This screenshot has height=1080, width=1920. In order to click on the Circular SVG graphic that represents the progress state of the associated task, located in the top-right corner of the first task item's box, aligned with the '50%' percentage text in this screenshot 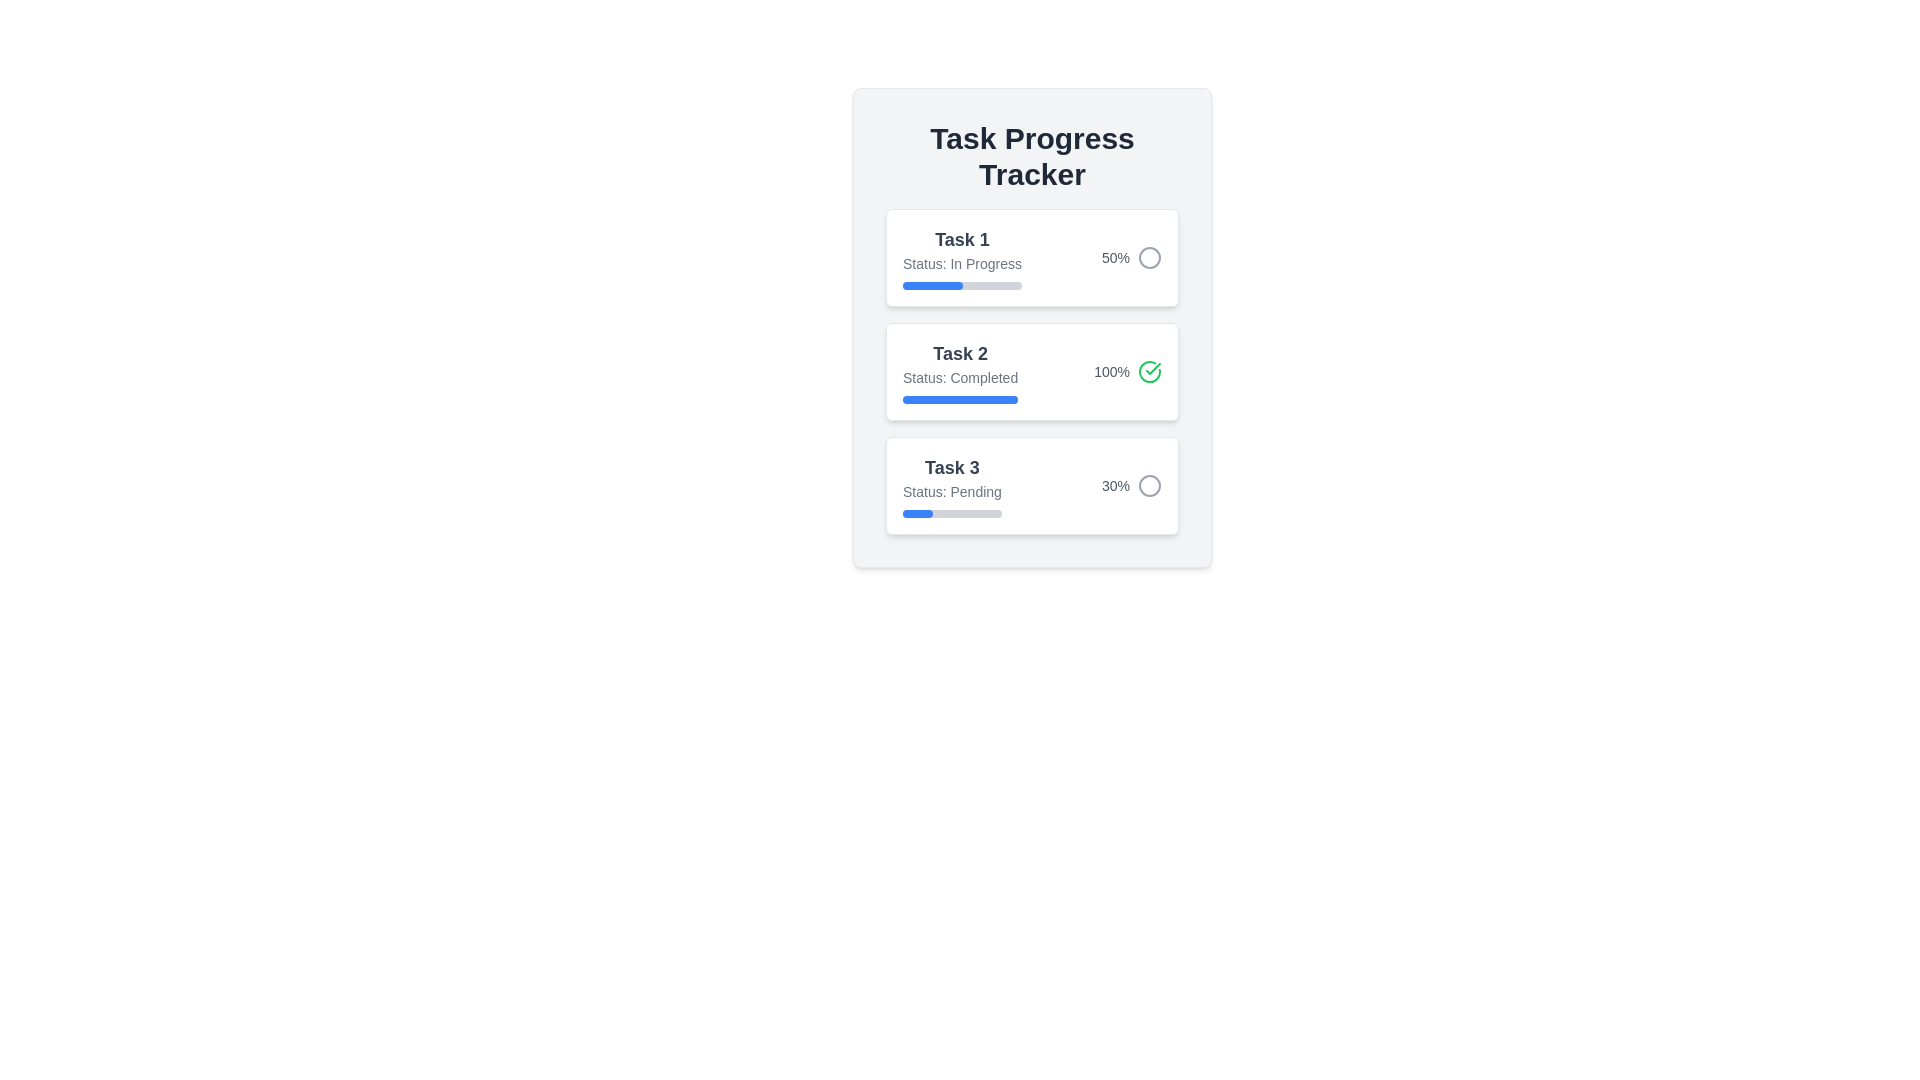, I will do `click(1150, 257)`.